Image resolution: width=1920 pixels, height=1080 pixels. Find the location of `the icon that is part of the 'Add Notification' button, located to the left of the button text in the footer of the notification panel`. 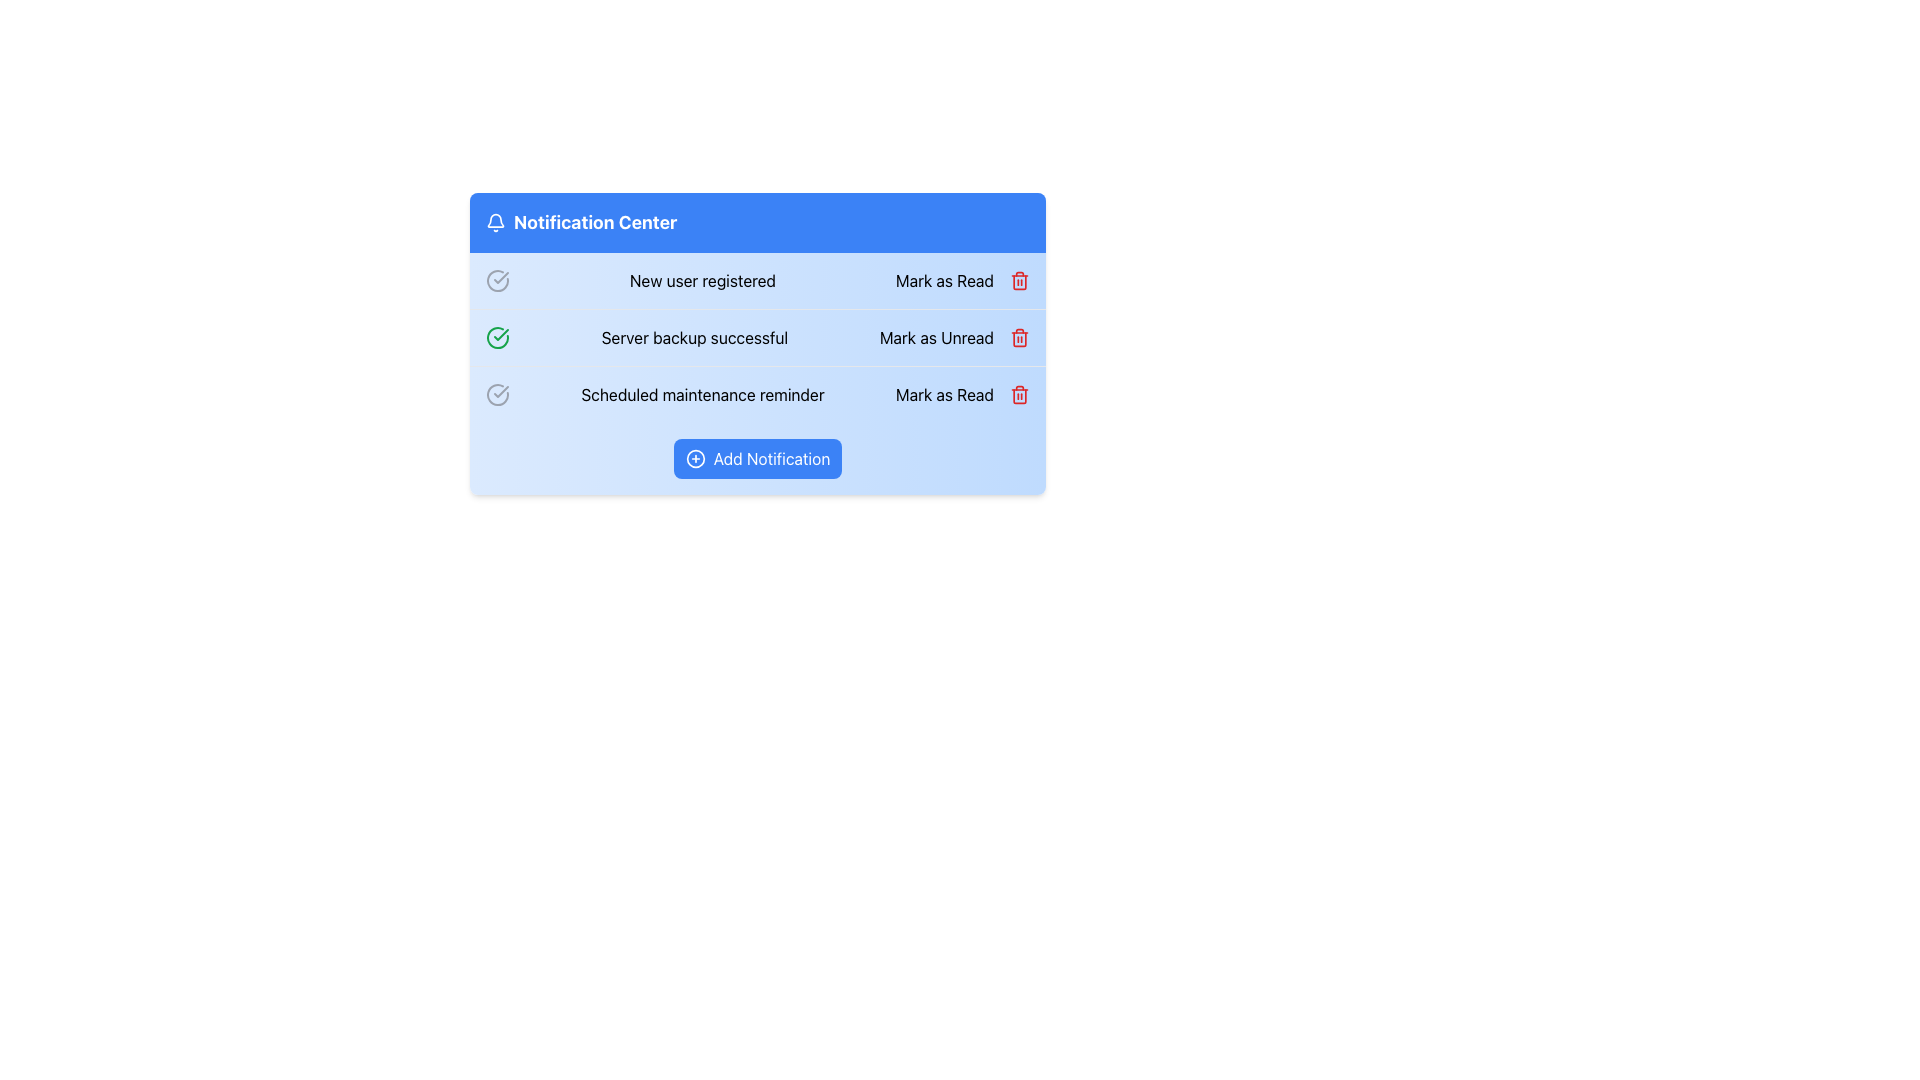

the icon that is part of the 'Add Notification' button, located to the left of the button text in the footer of the notification panel is located at coordinates (695, 459).